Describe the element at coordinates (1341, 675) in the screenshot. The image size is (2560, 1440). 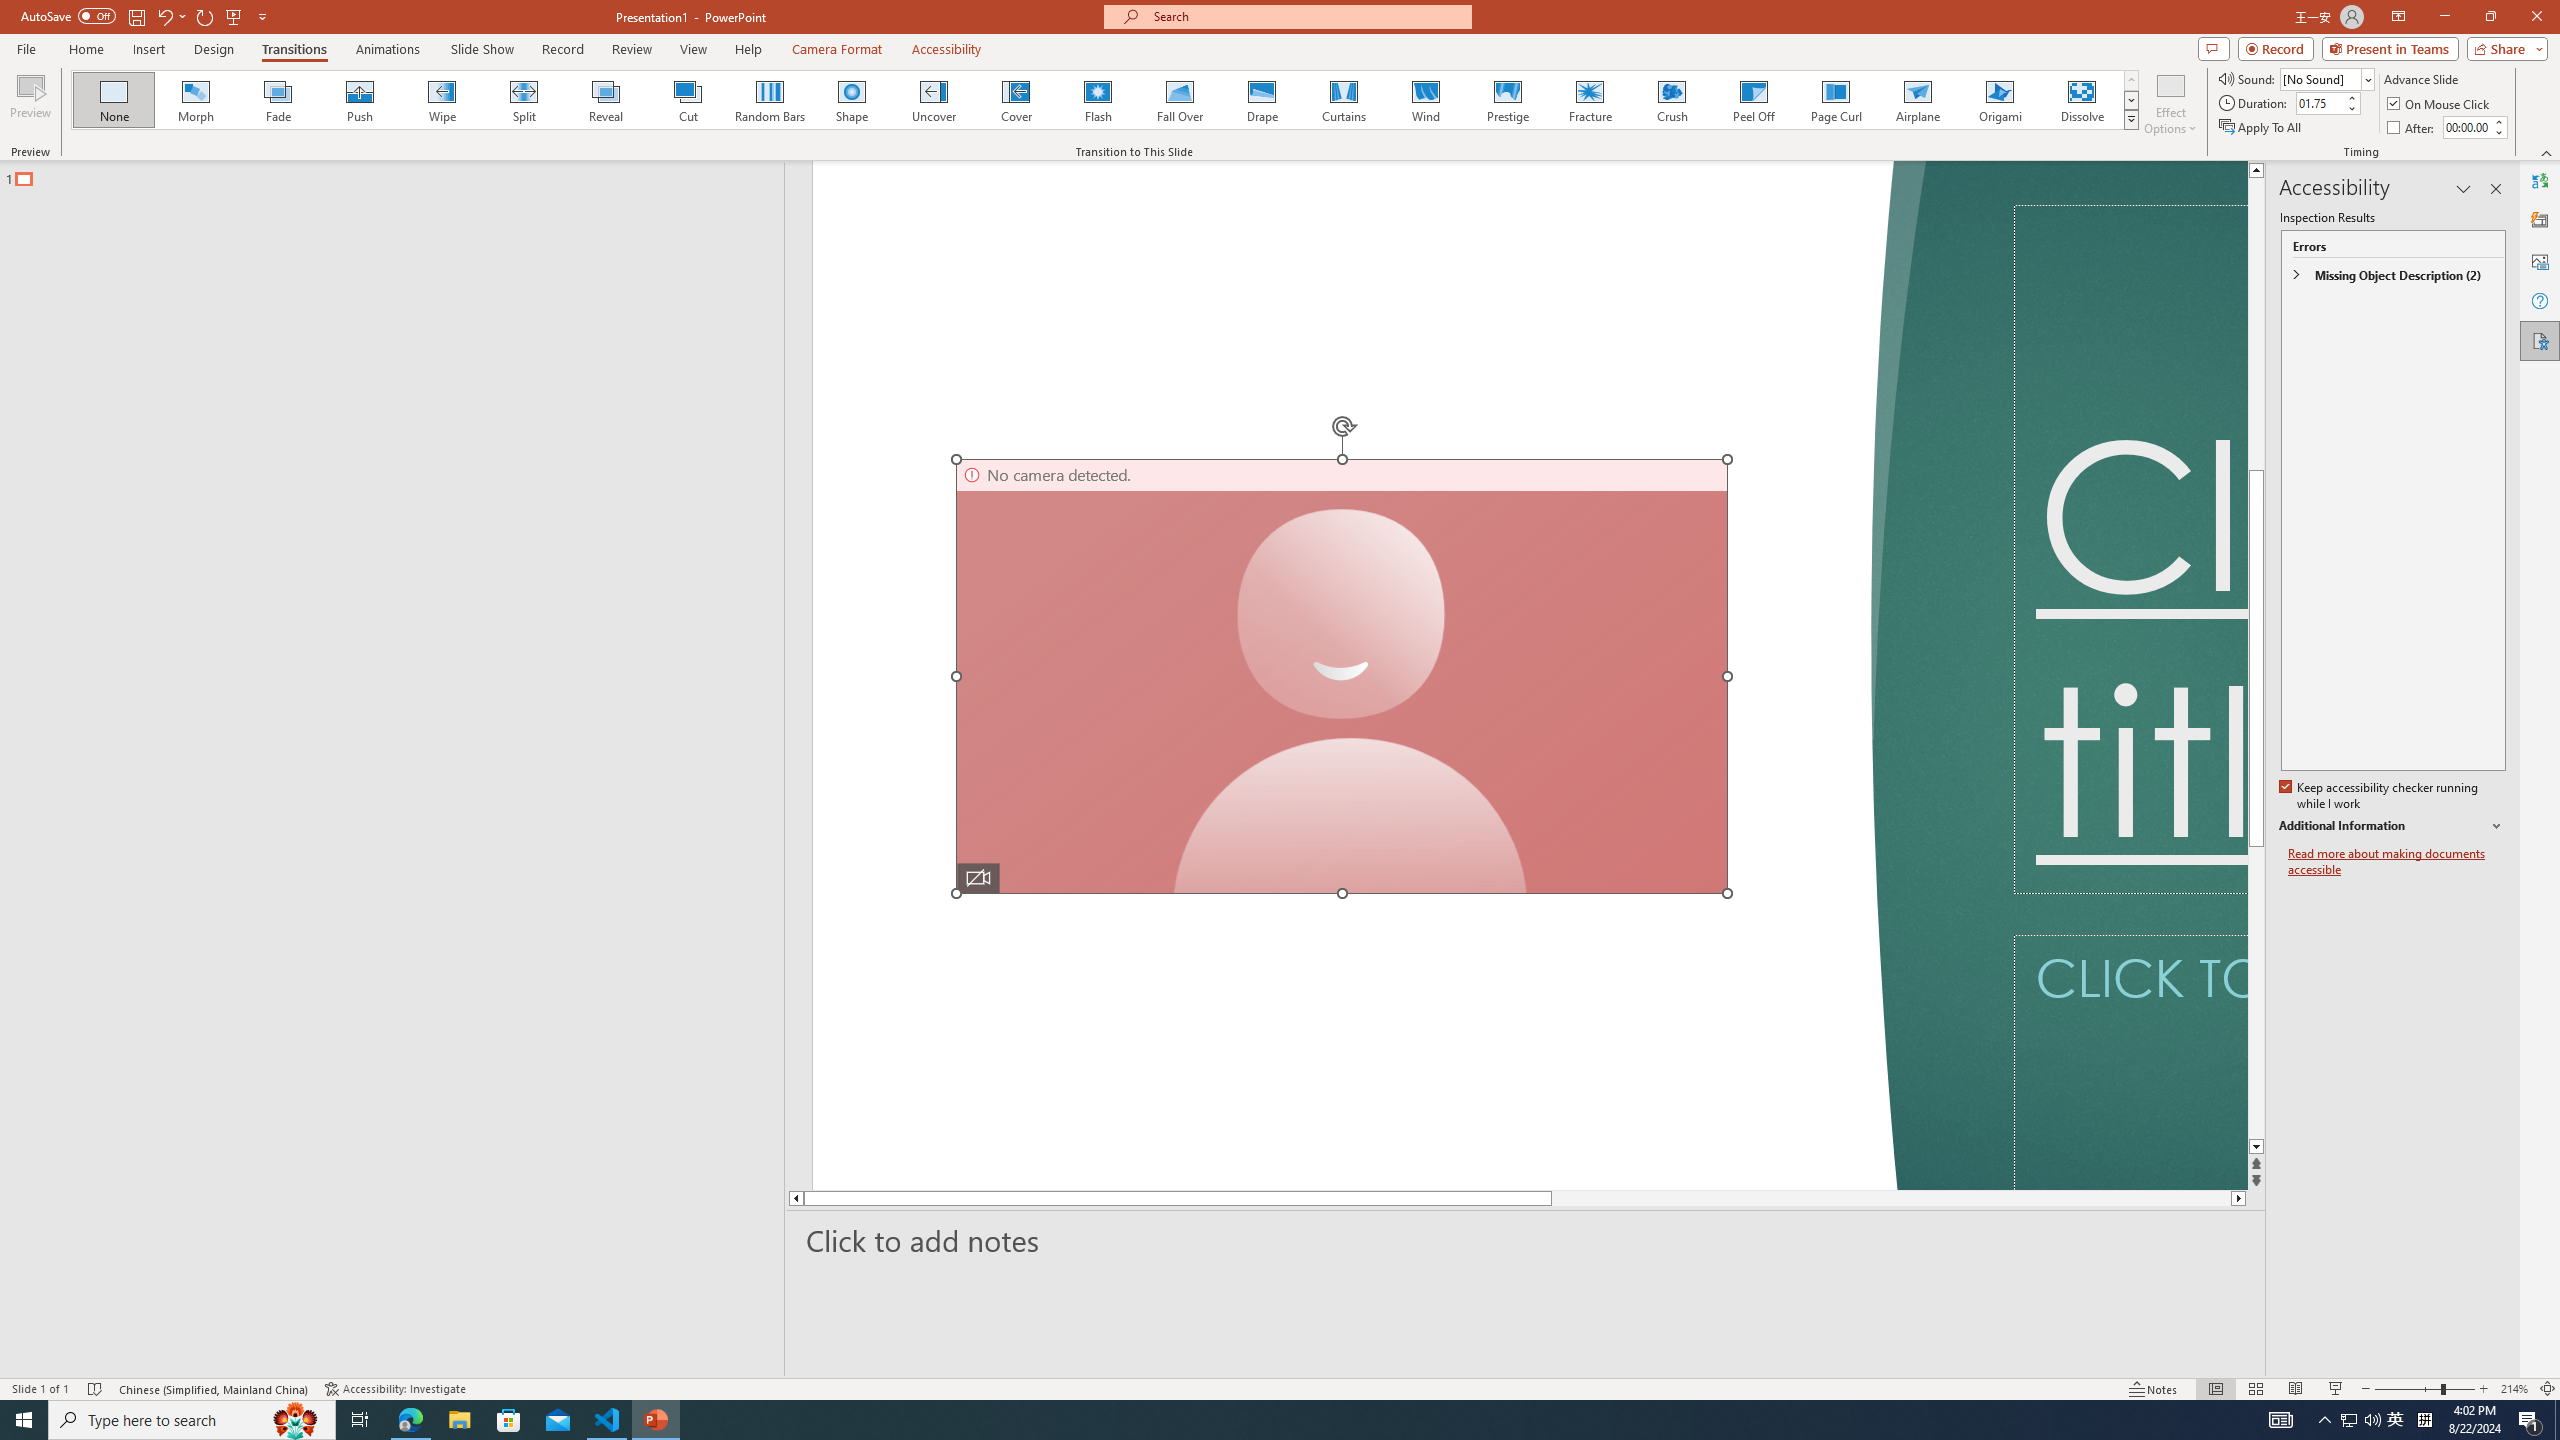
I see `'Camera 7, No camera detected.'` at that location.